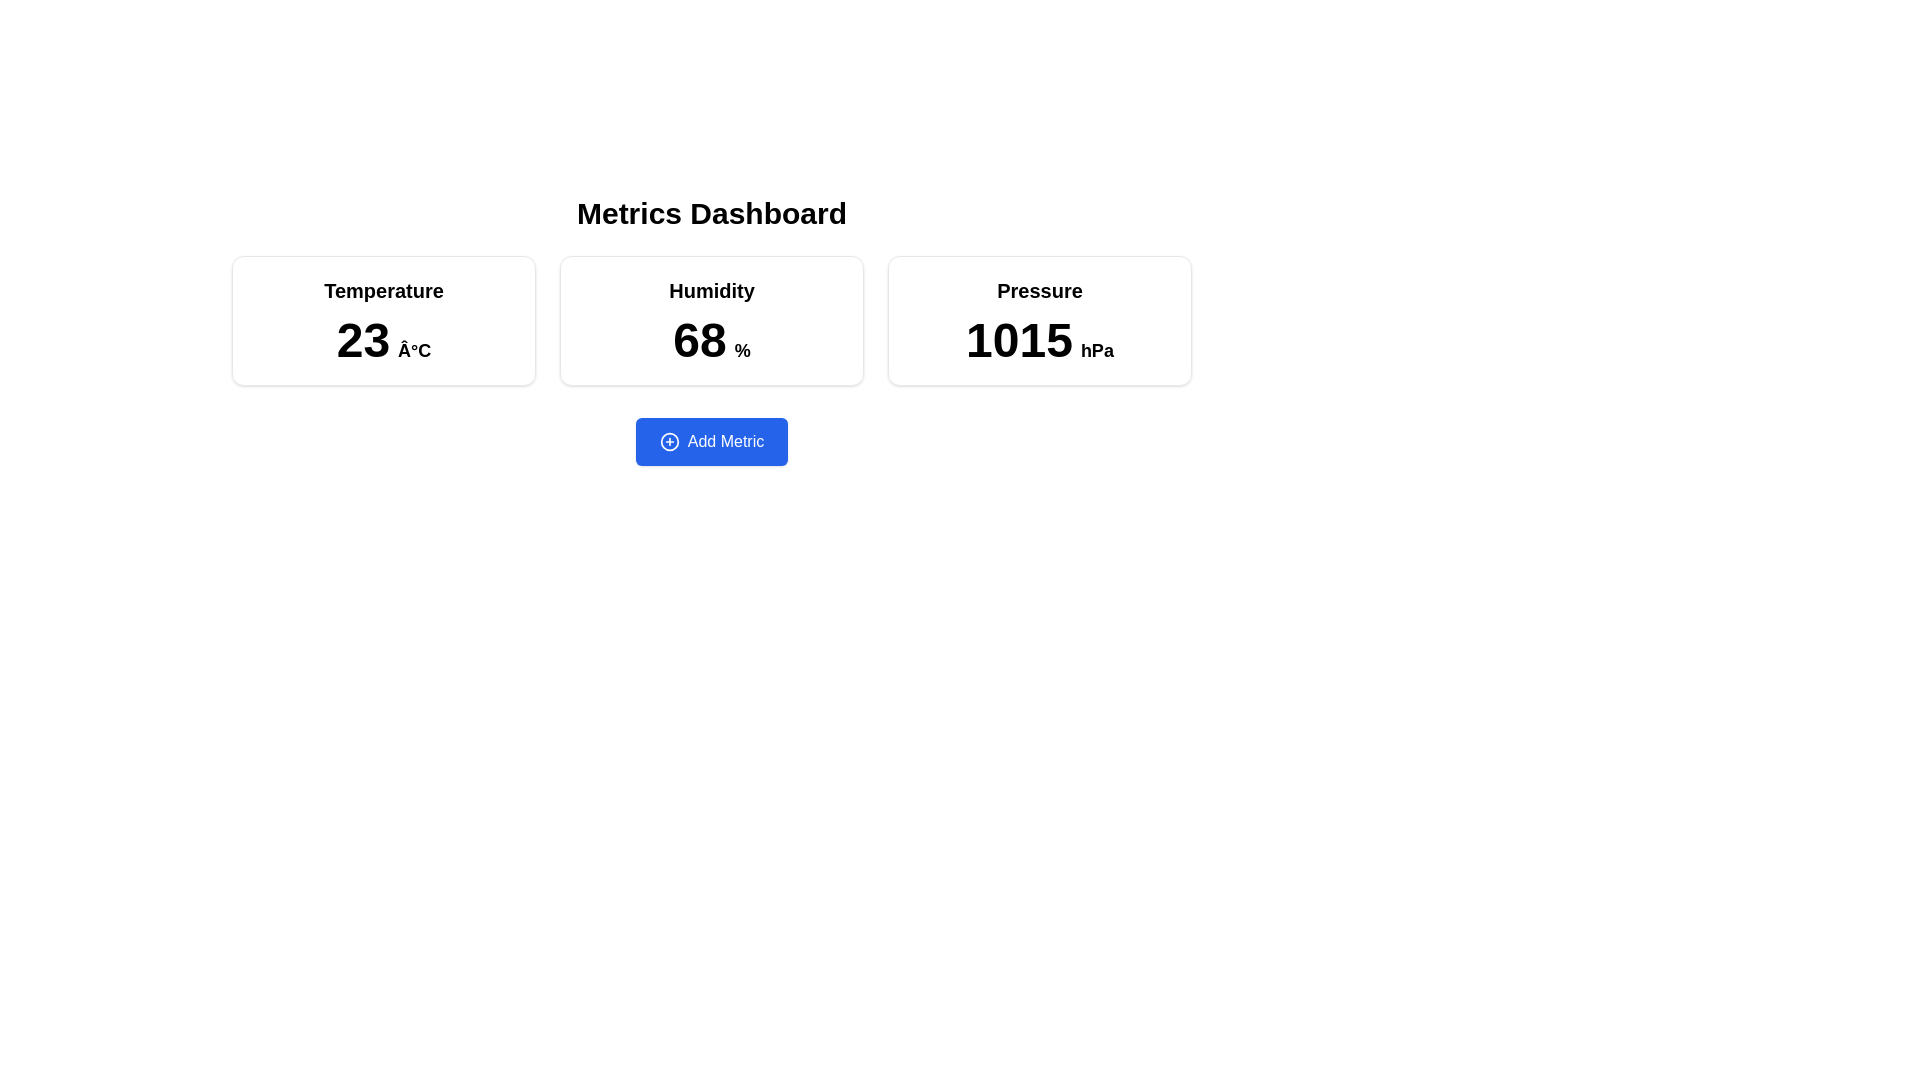 The height and width of the screenshot is (1080, 1920). I want to click on the Static information card labeled 'Pressure' which displays '1015 hPa' prominently in the center, so click(1040, 319).